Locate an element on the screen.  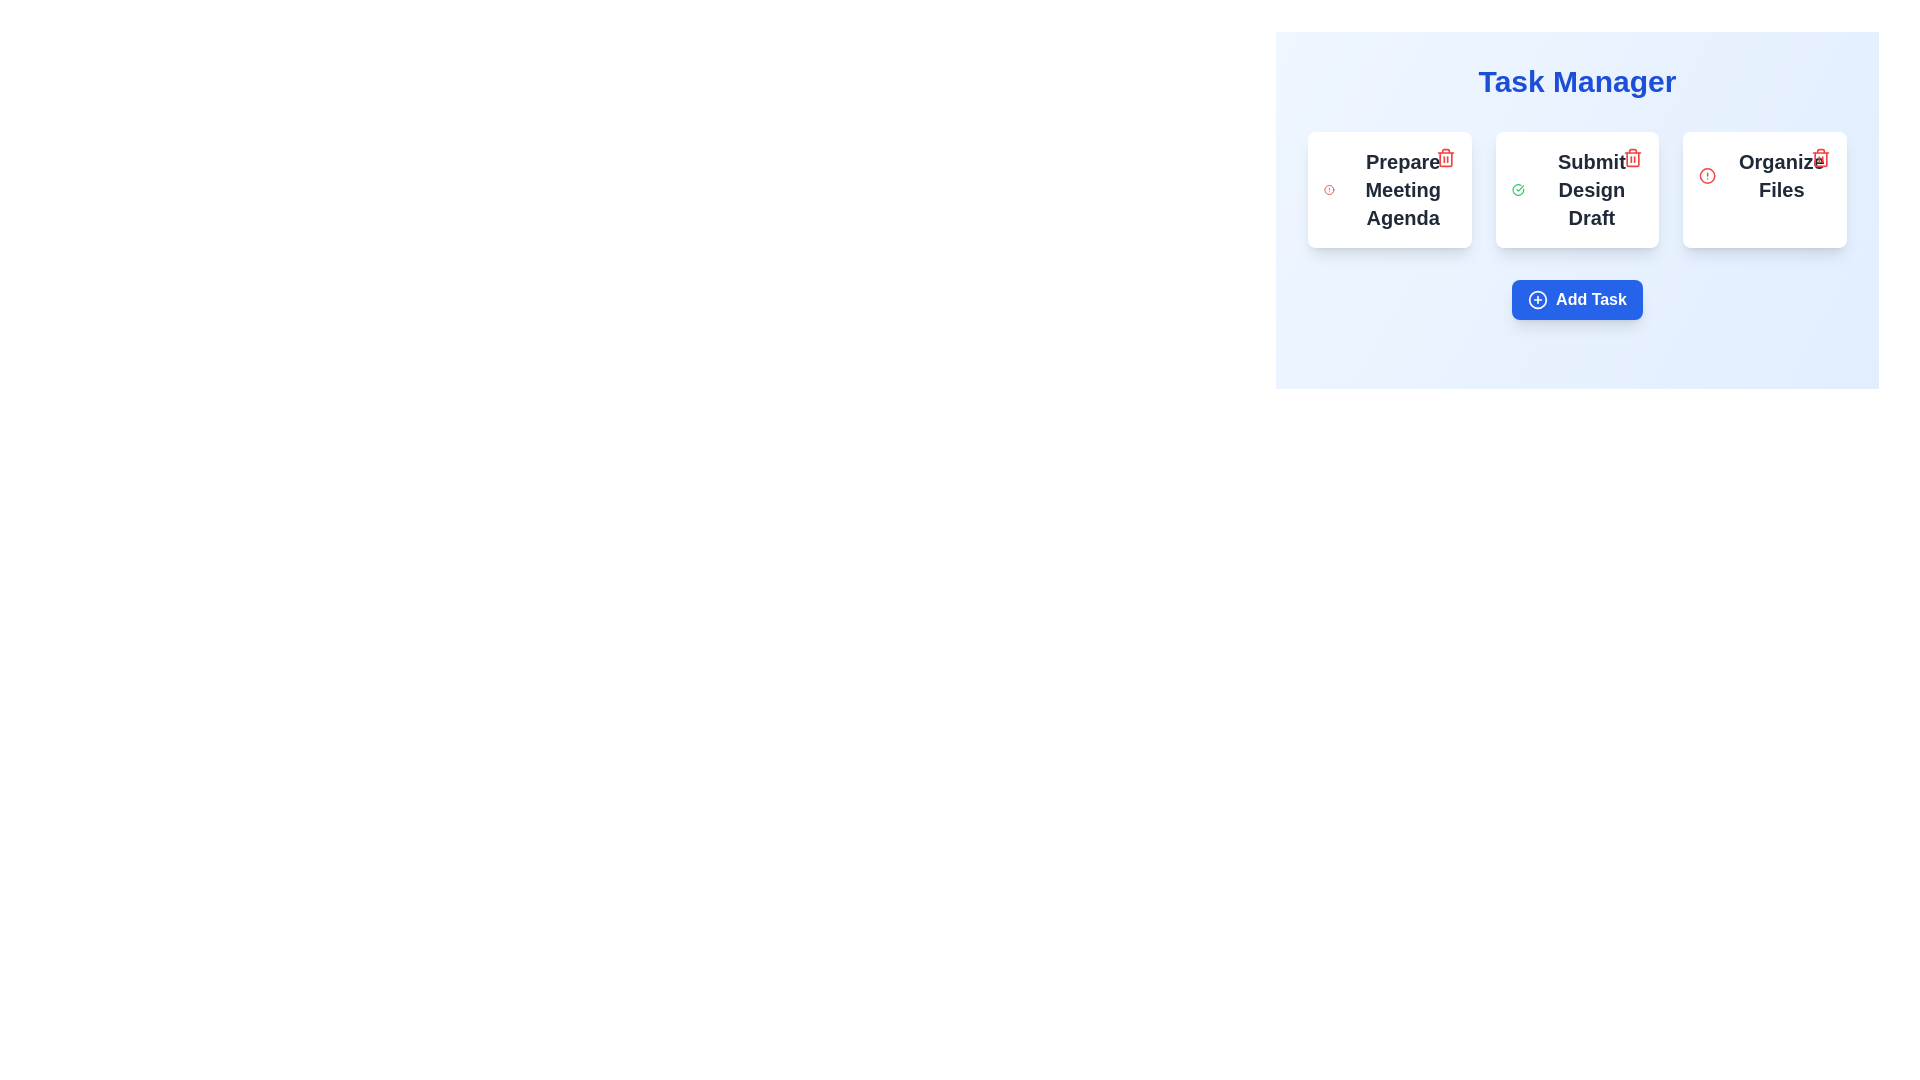
the Task Card labeled 'Organize Files' which is positioned in the third column under the 'Task Manager' heading is located at coordinates (1765, 189).